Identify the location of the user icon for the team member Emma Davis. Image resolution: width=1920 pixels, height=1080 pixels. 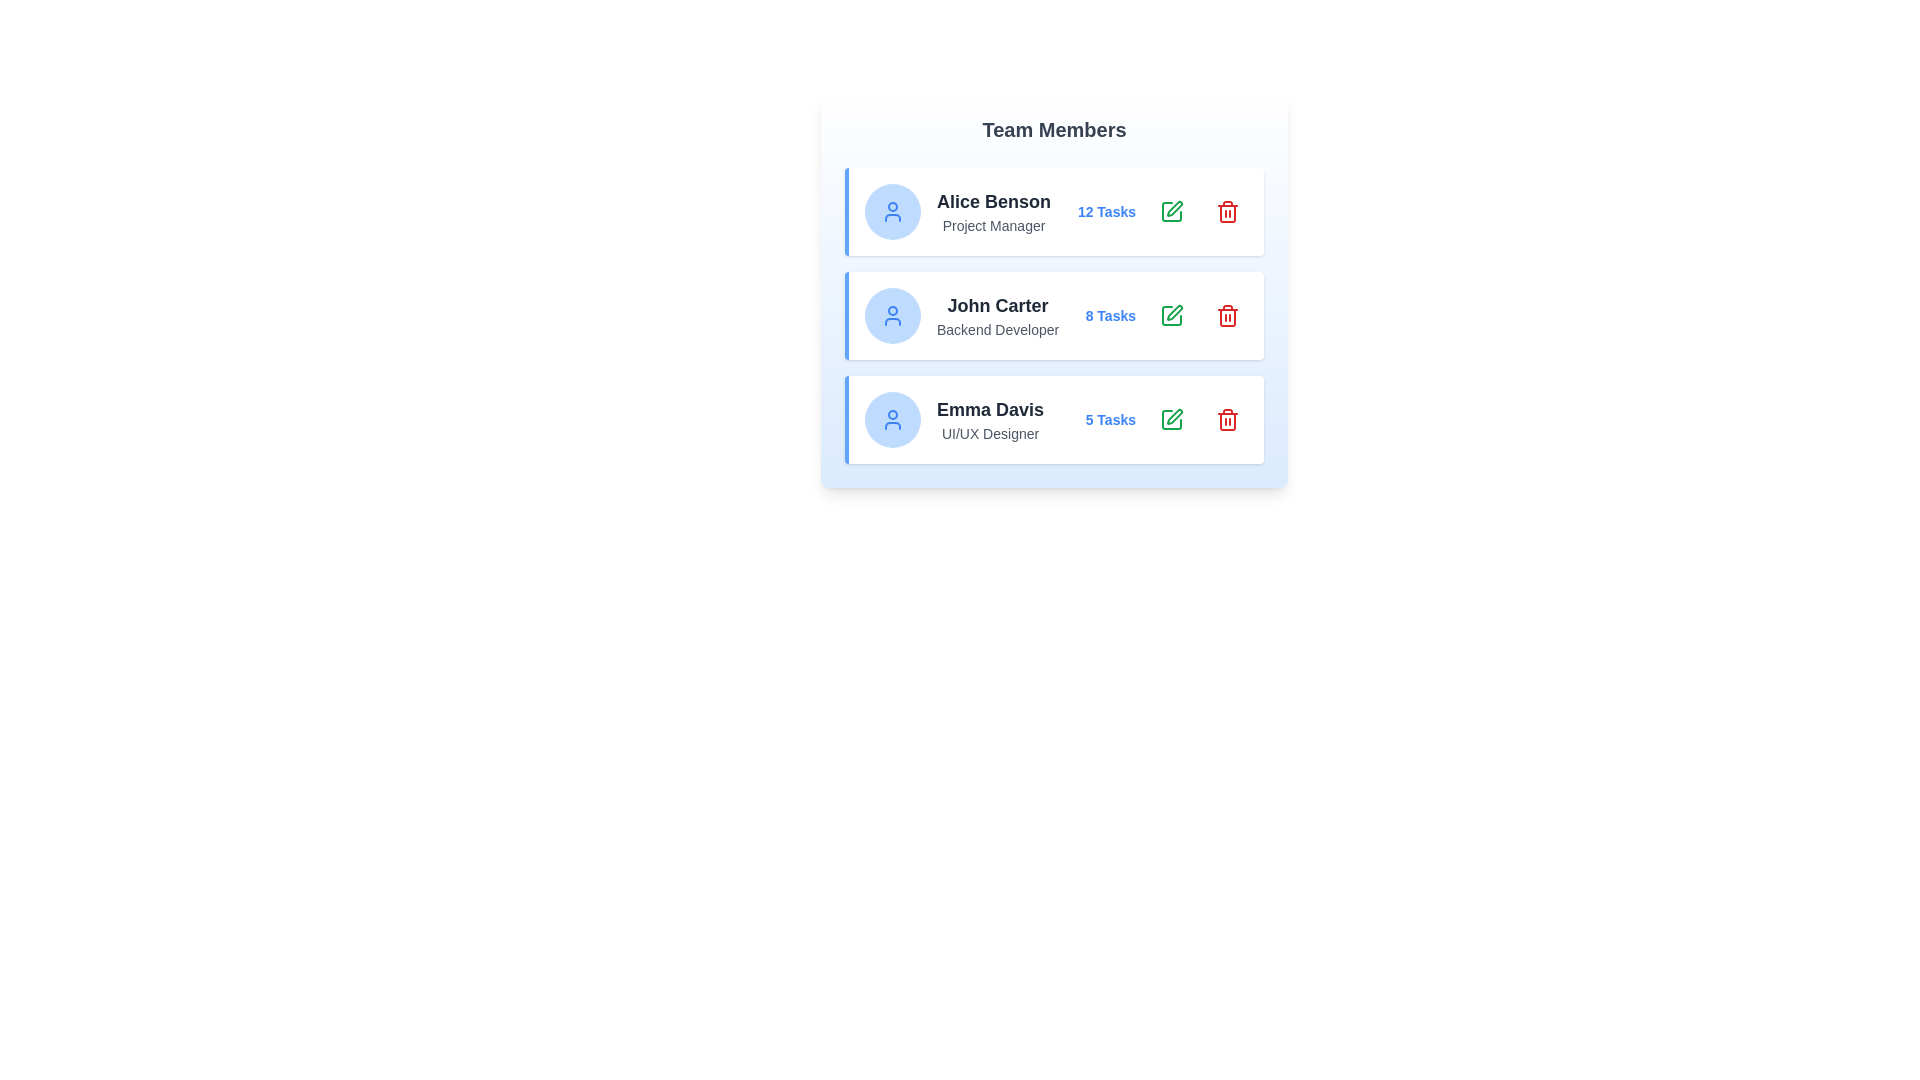
(891, 419).